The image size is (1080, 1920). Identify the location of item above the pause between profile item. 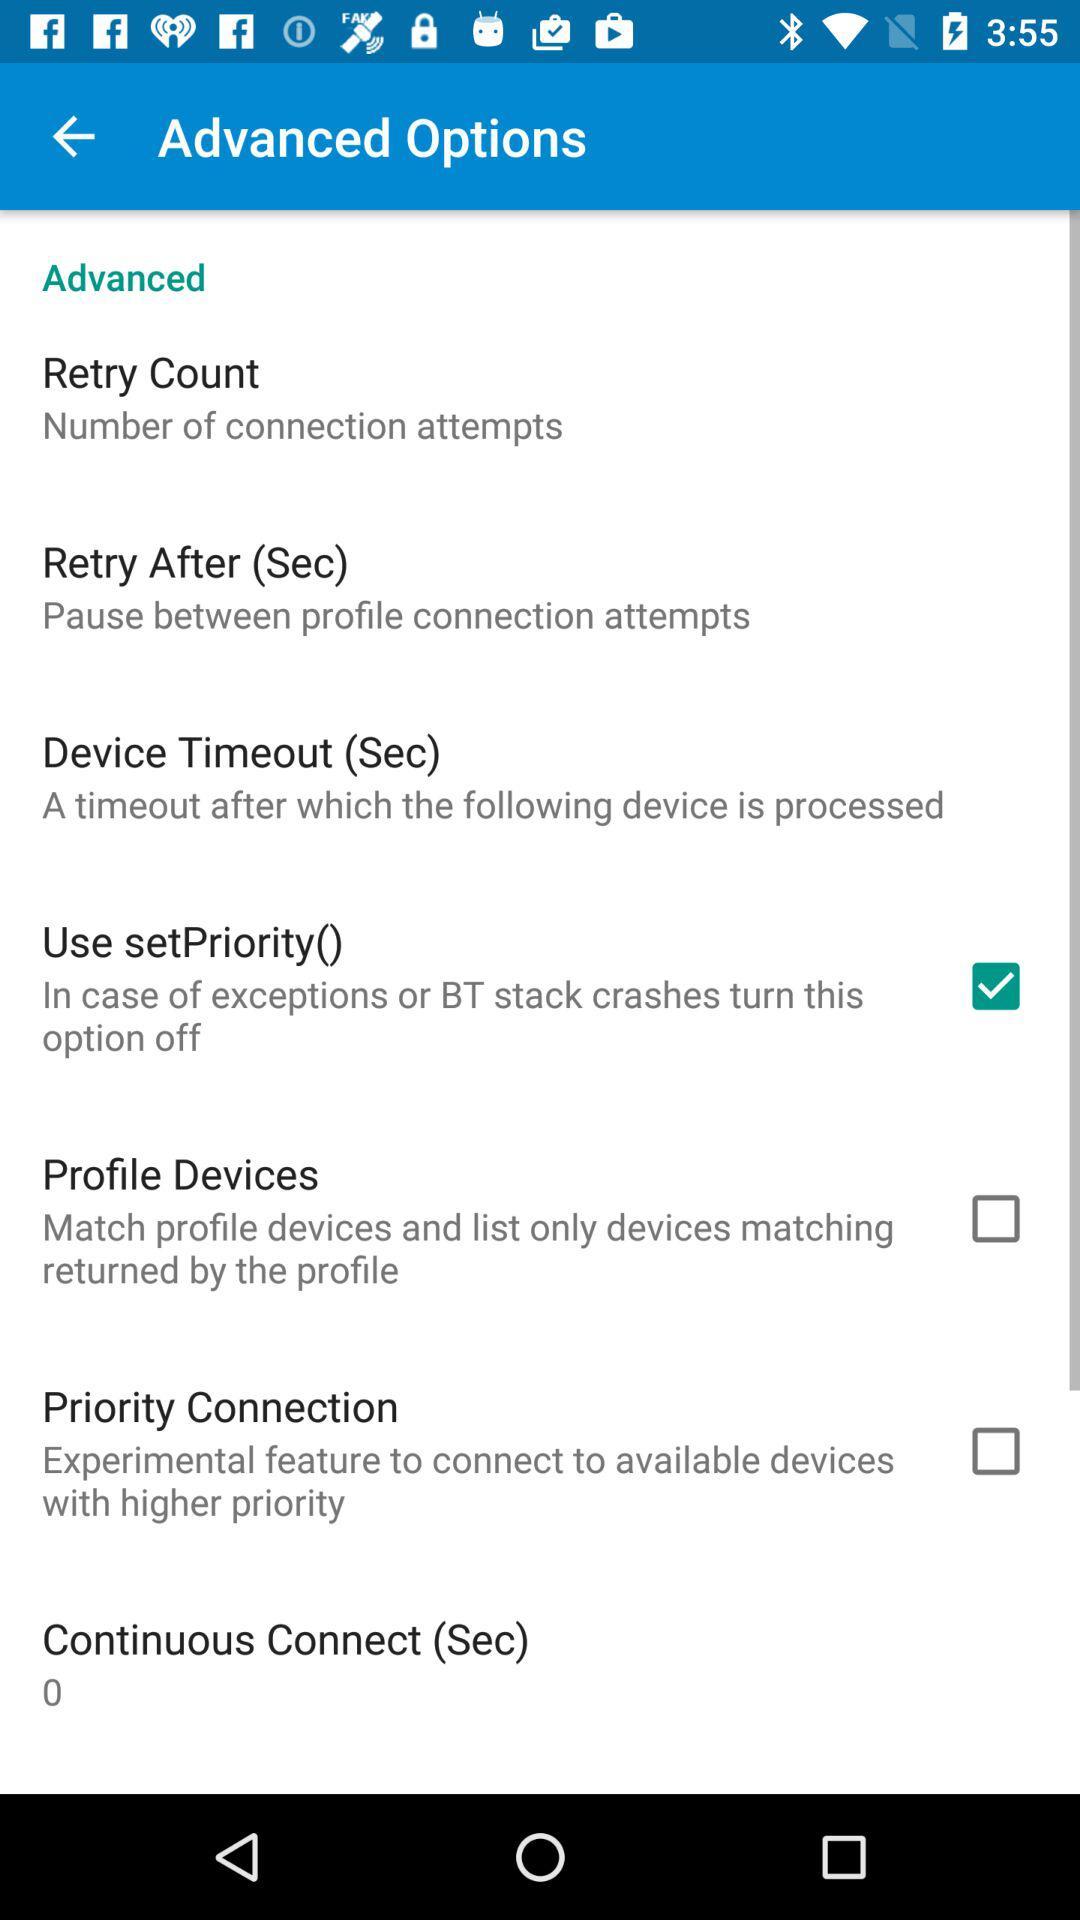
(195, 560).